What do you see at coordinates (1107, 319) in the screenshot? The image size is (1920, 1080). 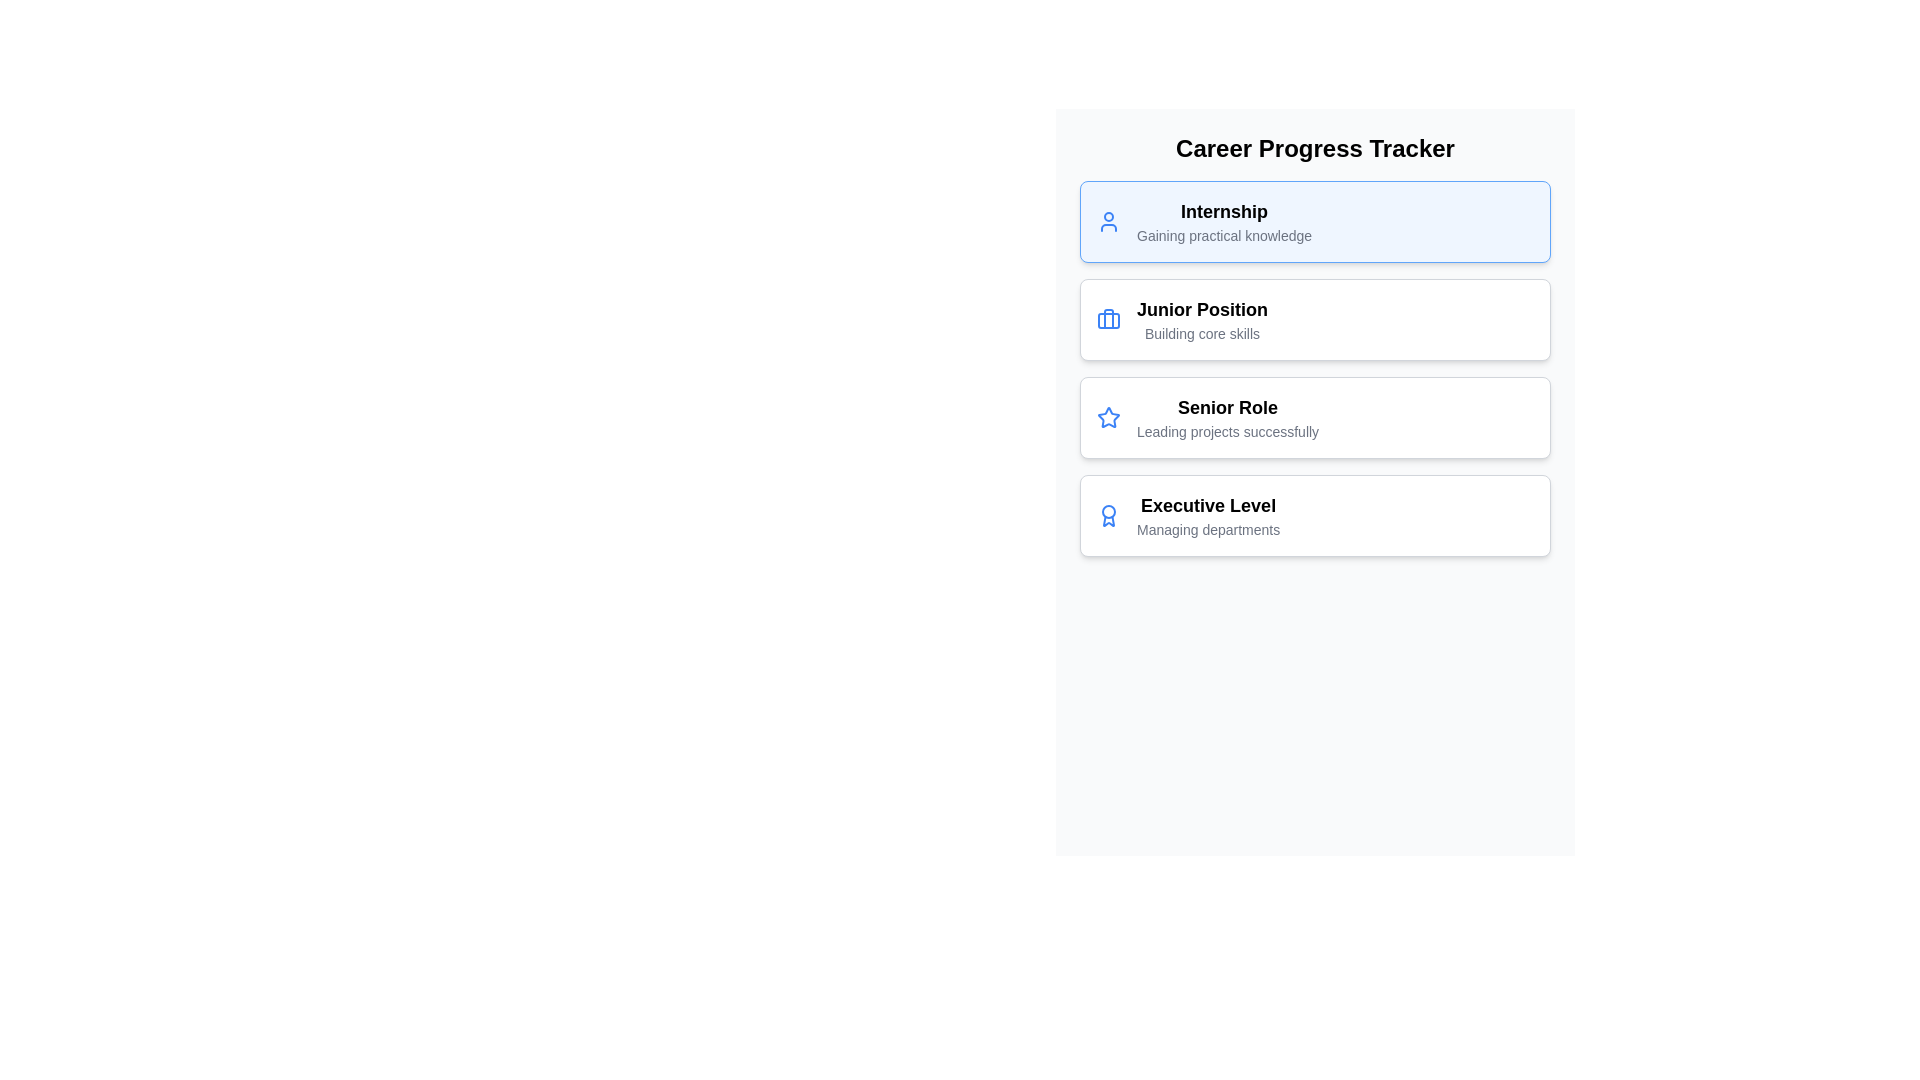 I see `the briefcase icon which symbolizes professional content, located next to the 'Junior Position' title and 'Building core skills' description` at bounding box center [1107, 319].